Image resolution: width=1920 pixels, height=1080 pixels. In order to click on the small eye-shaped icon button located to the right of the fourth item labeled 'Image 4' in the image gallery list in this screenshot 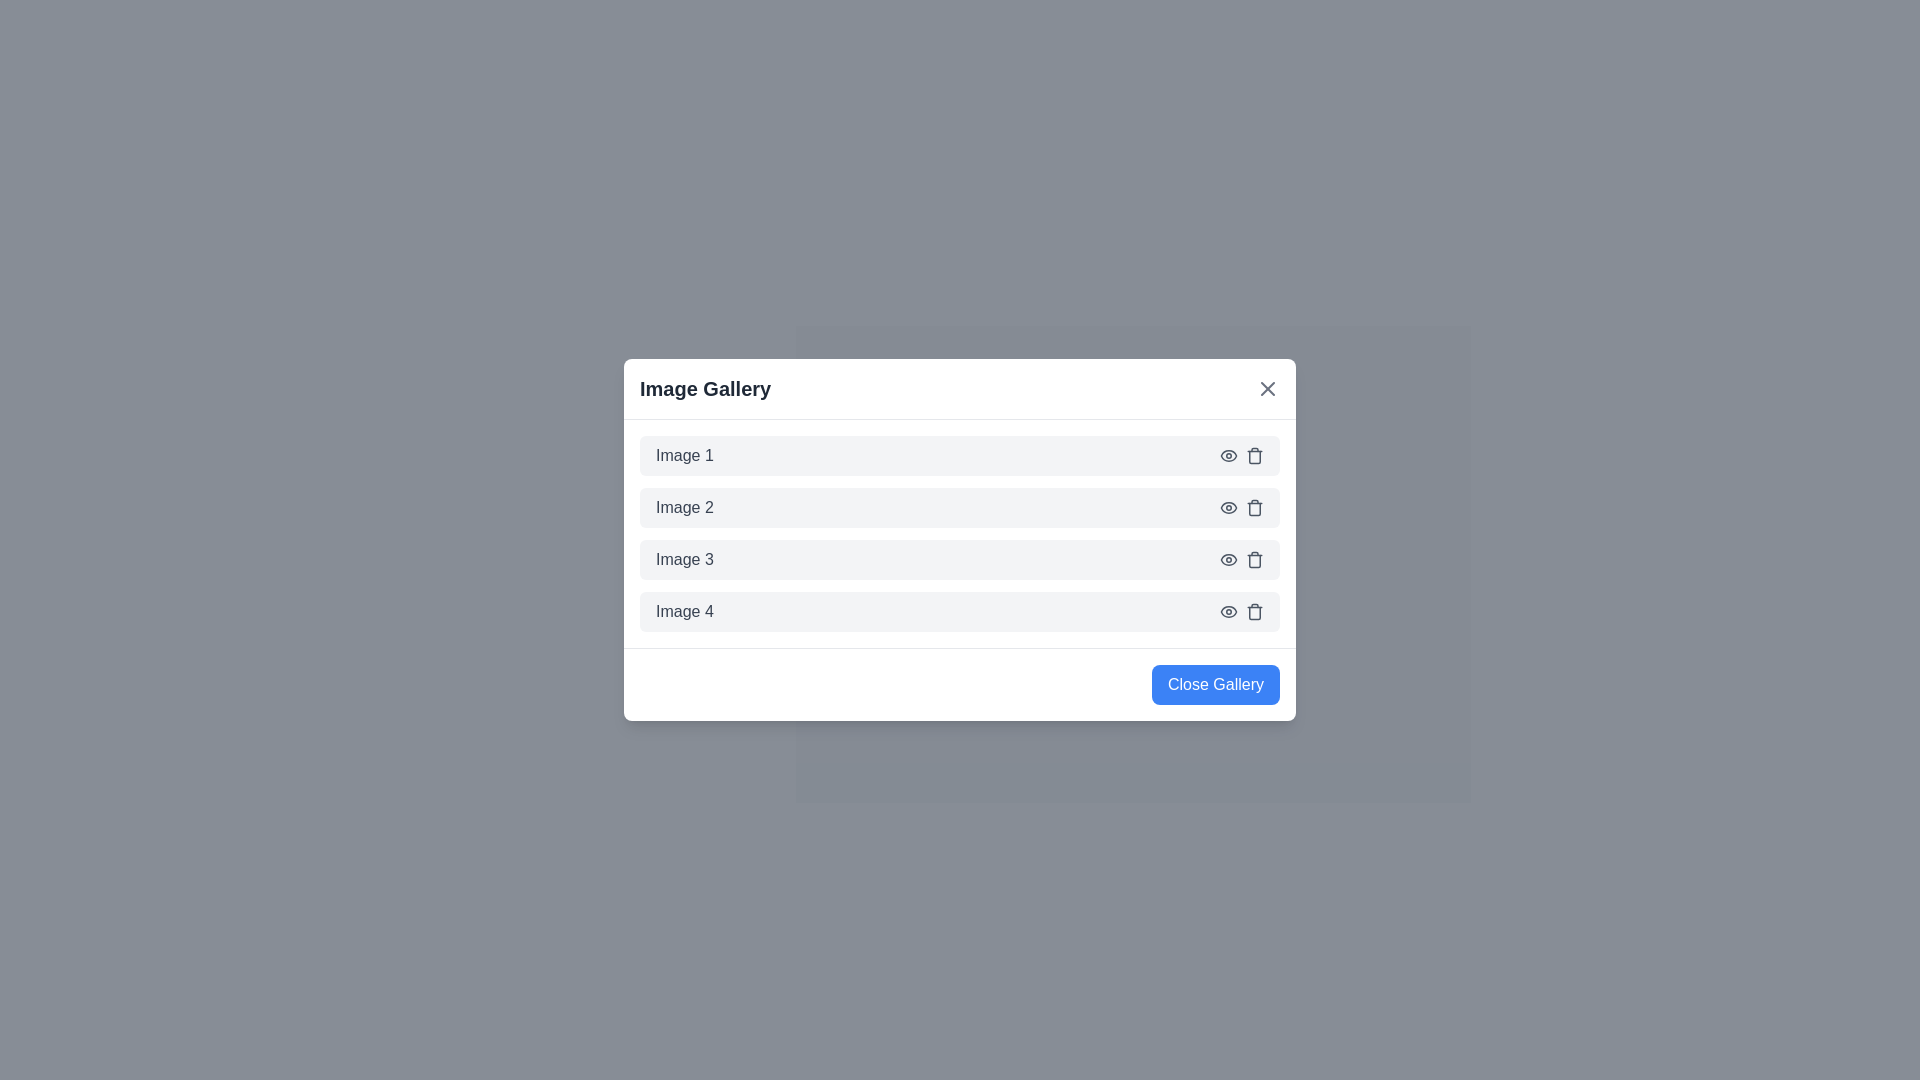, I will do `click(1227, 611)`.